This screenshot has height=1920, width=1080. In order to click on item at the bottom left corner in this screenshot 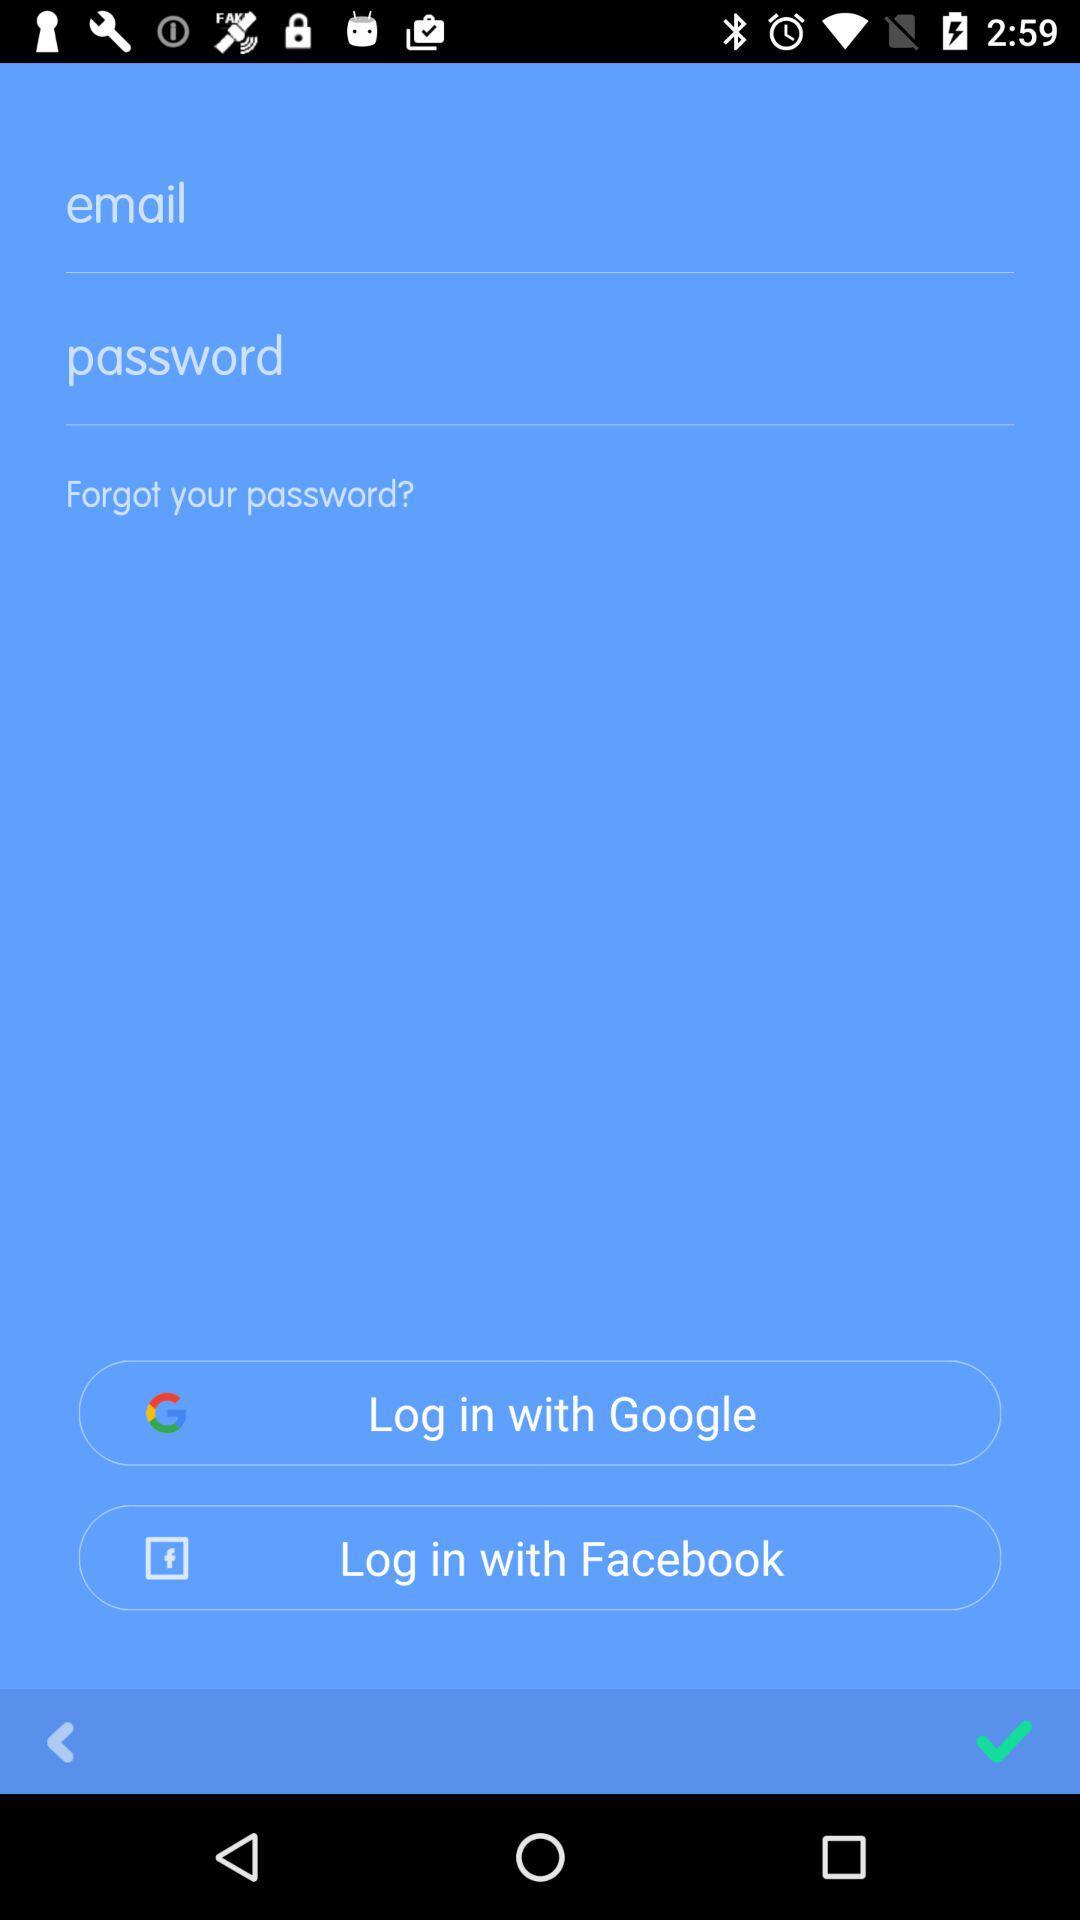, I will do `click(59, 1740)`.